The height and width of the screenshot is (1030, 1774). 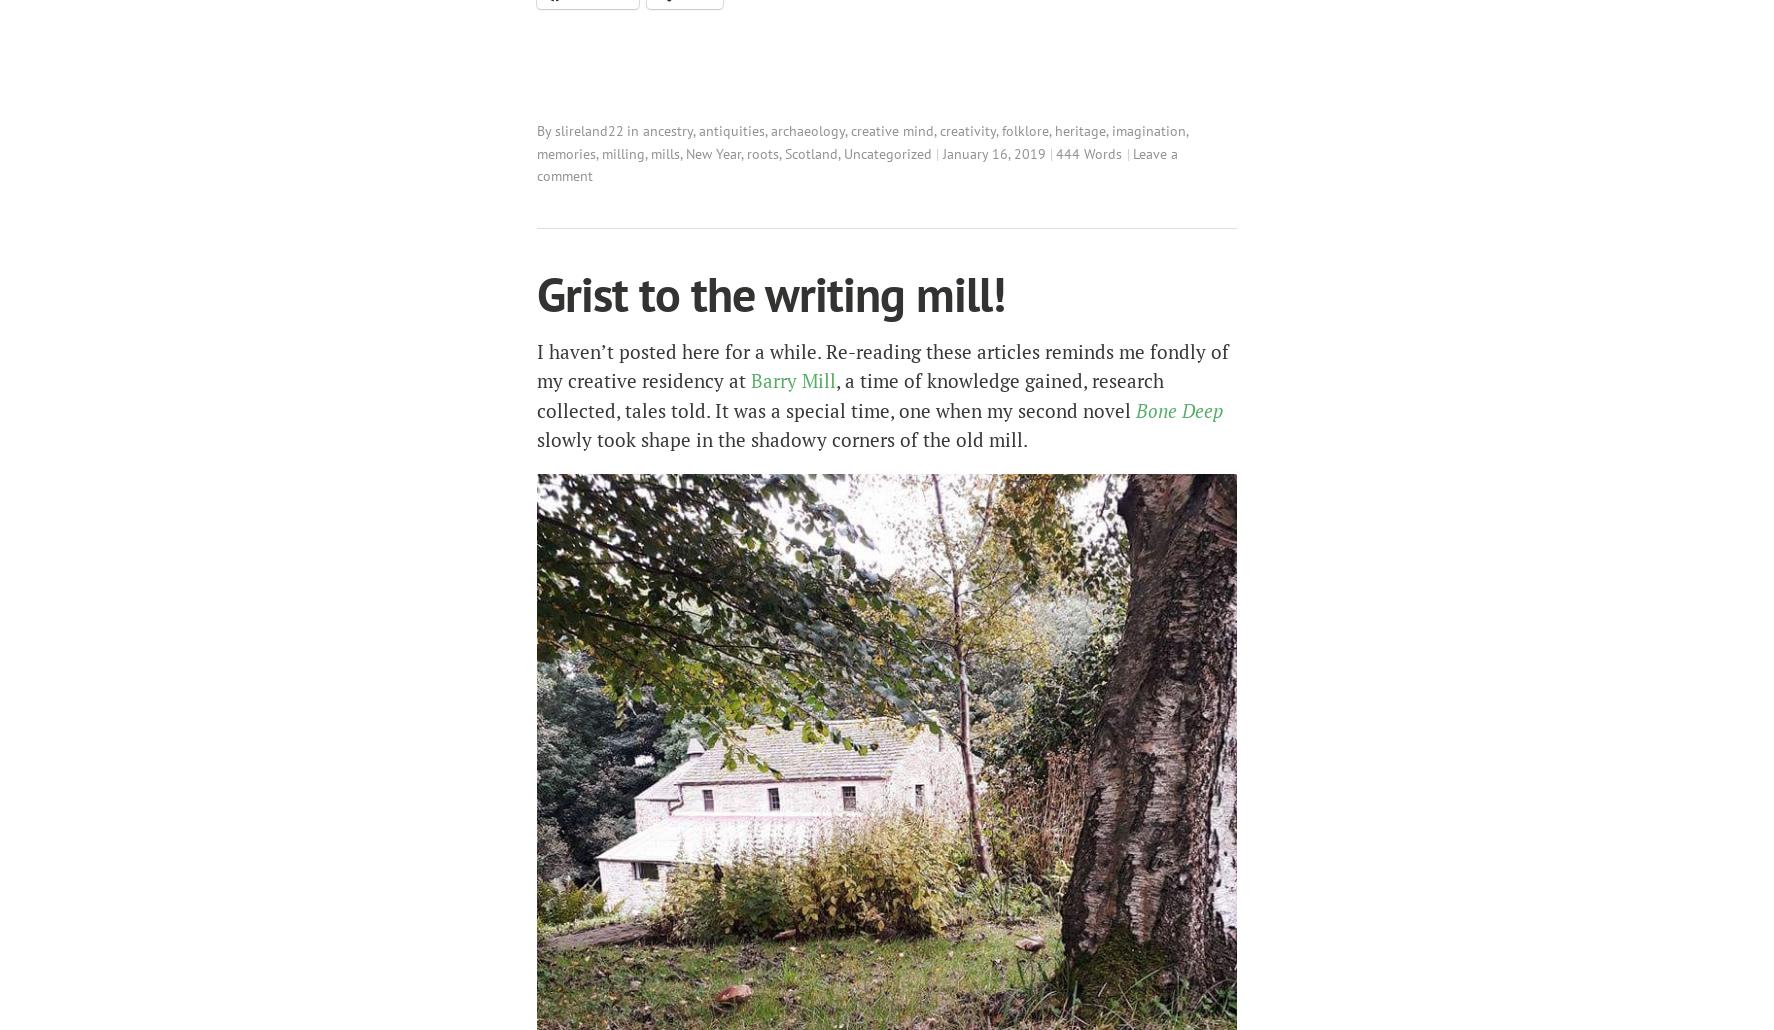 What do you see at coordinates (844, 151) in the screenshot?
I see `'Uncategorized'` at bounding box center [844, 151].